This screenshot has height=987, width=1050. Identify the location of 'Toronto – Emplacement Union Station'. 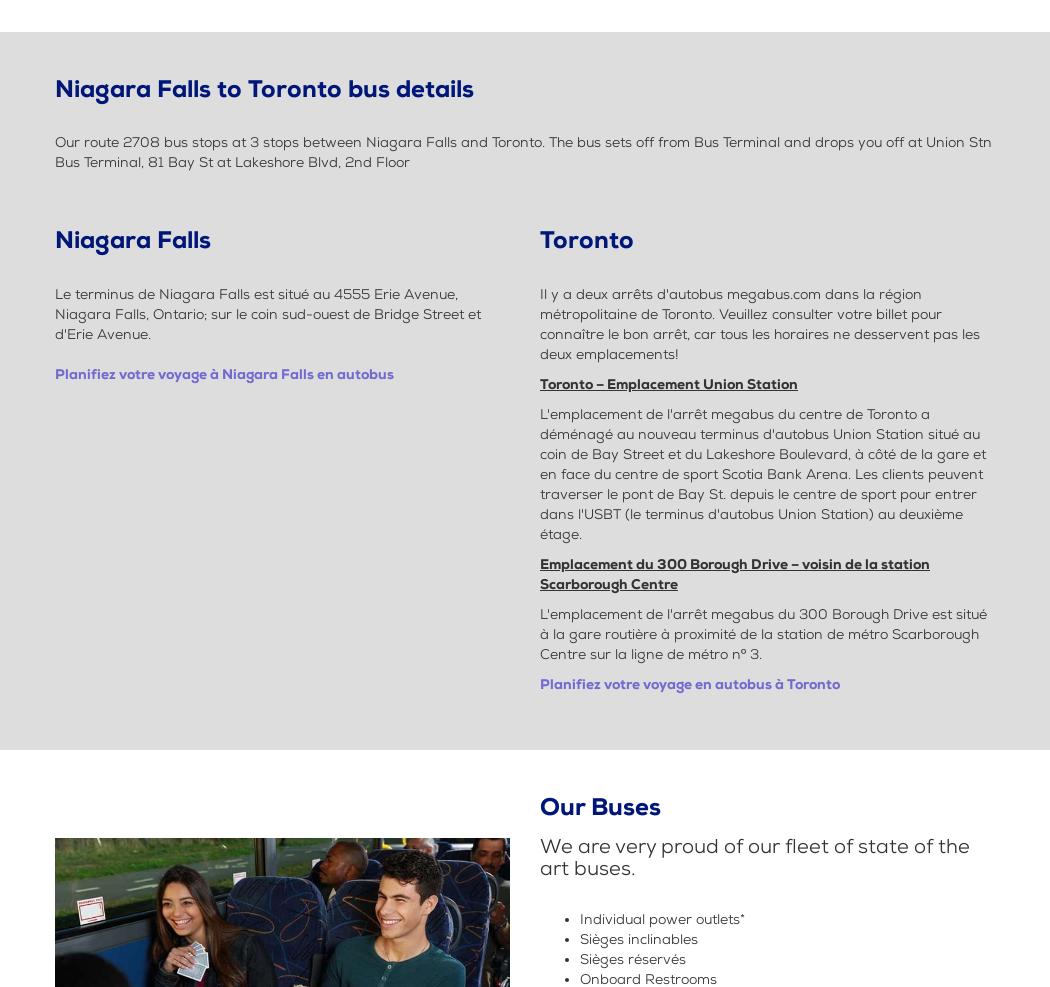
(667, 383).